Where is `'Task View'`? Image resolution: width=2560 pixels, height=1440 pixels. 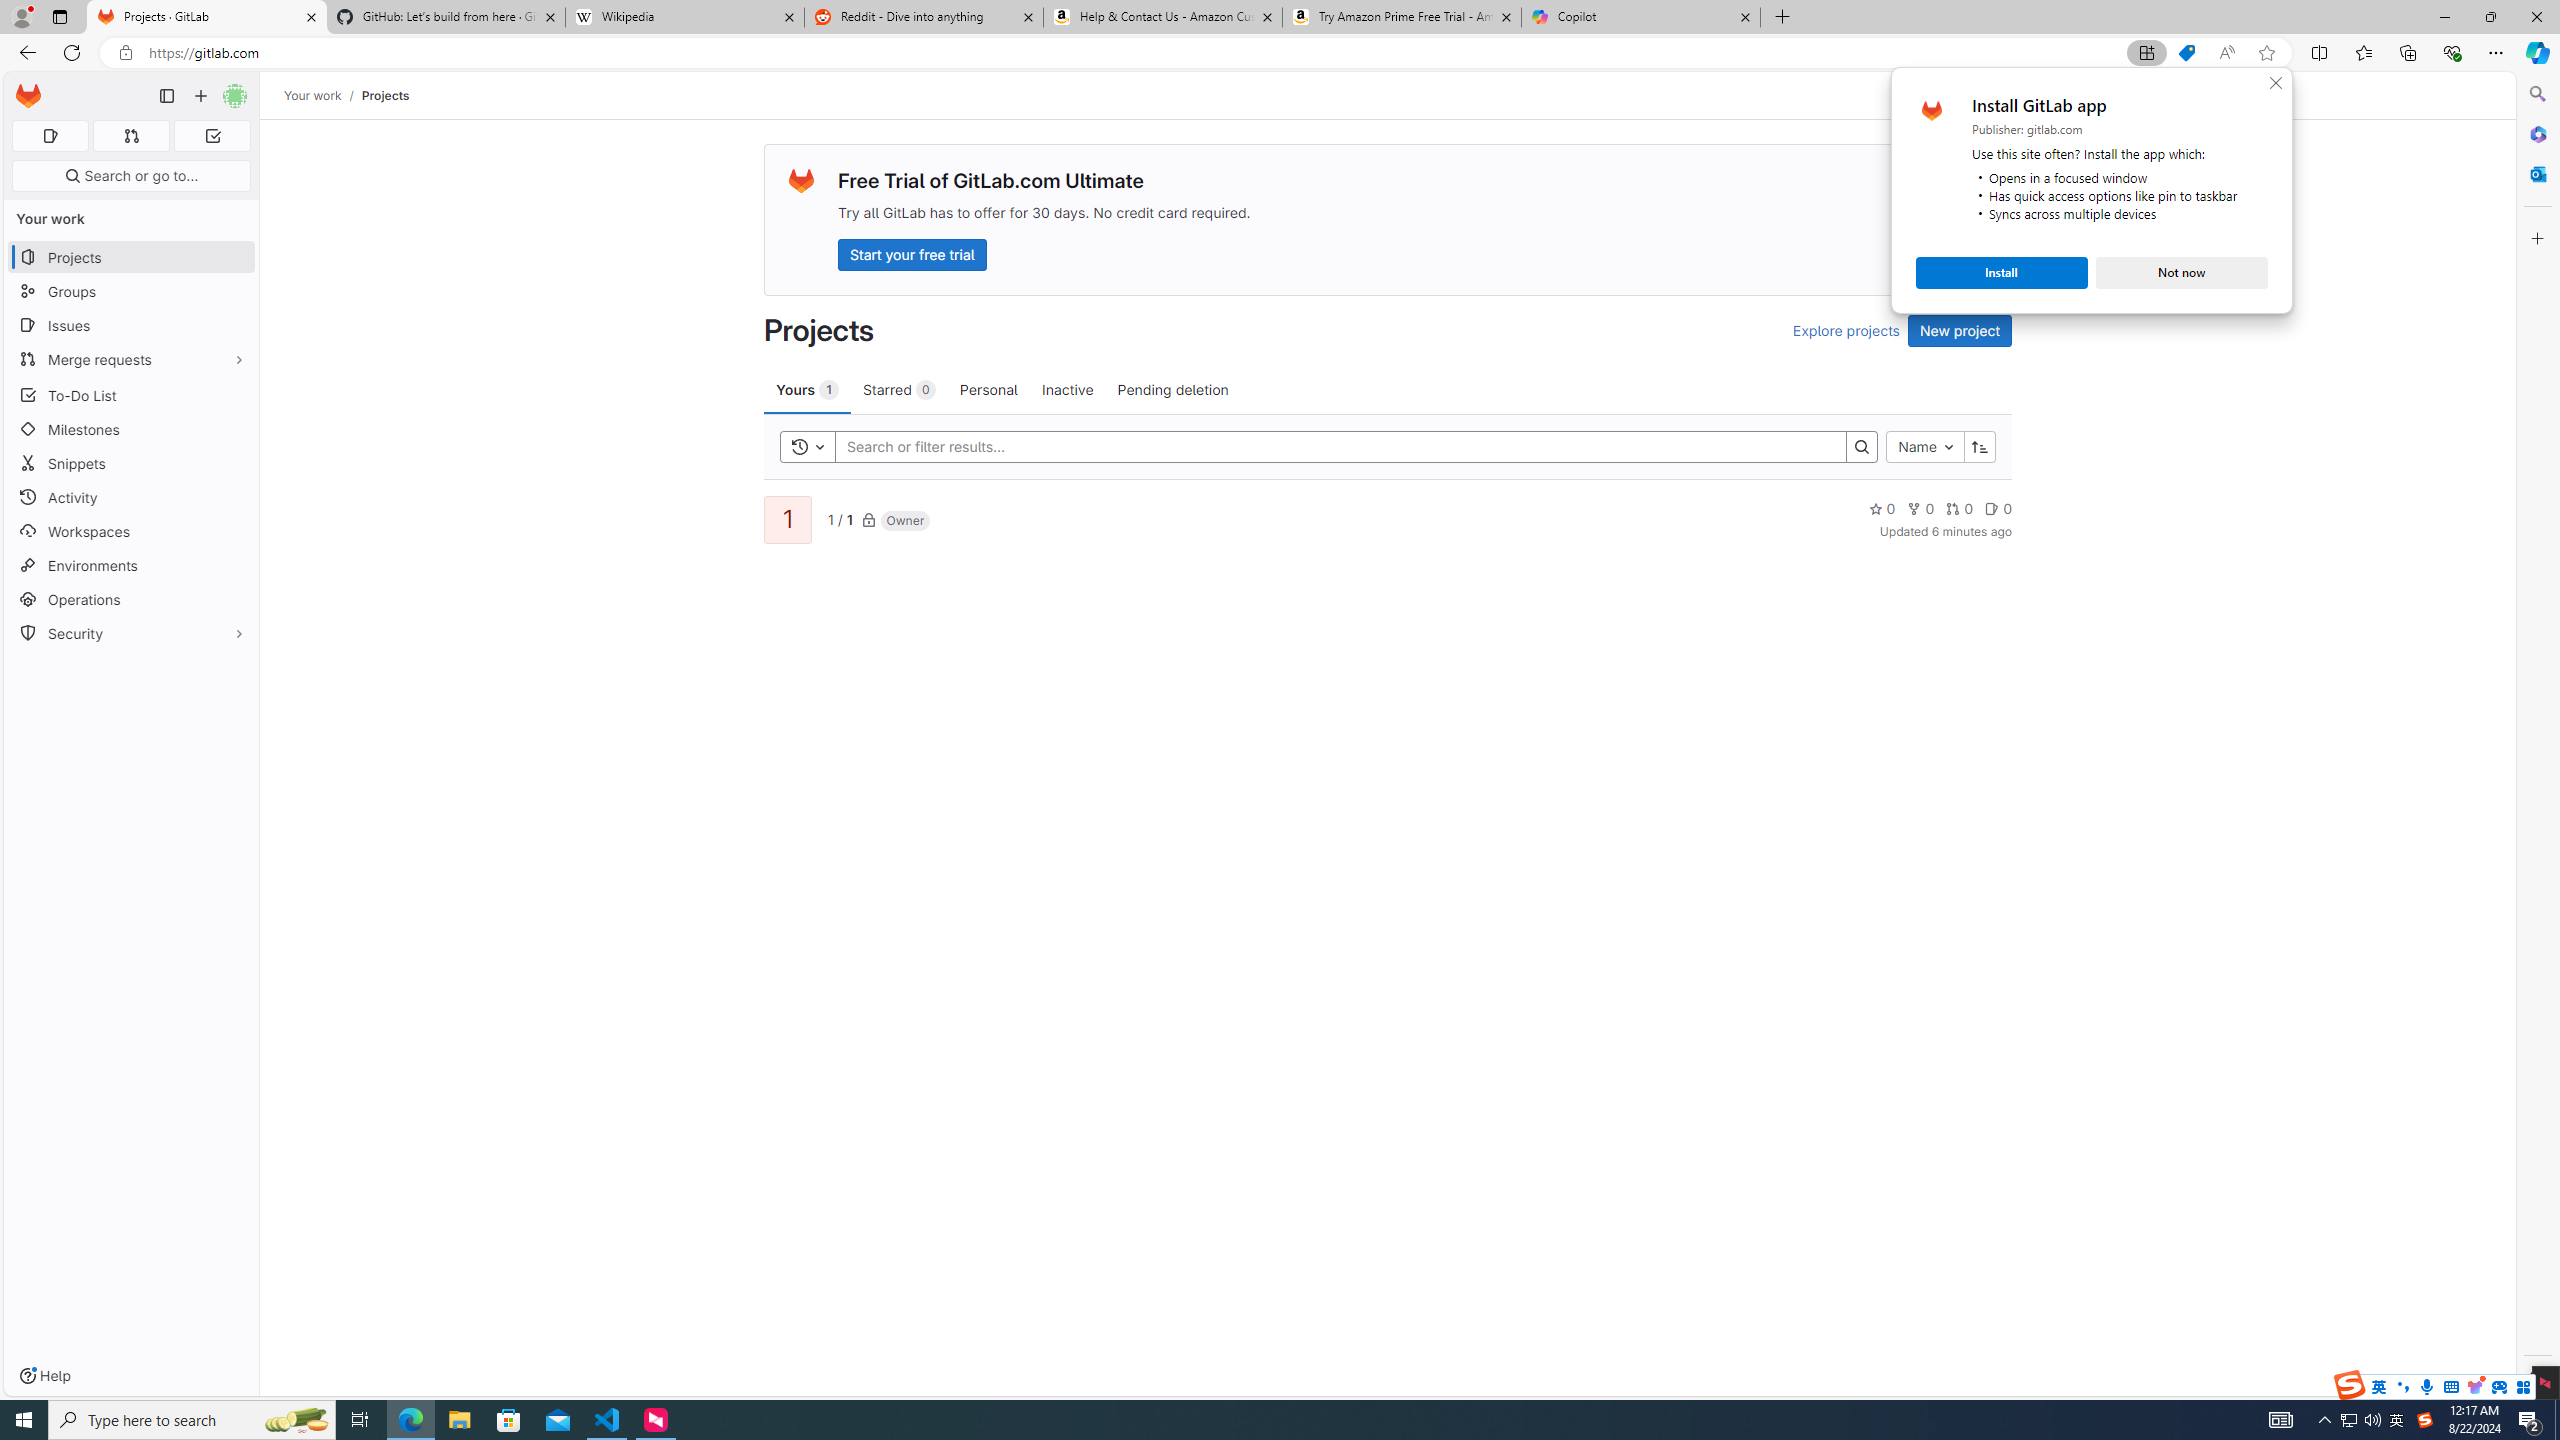 'Task View' is located at coordinates (358, 1418).